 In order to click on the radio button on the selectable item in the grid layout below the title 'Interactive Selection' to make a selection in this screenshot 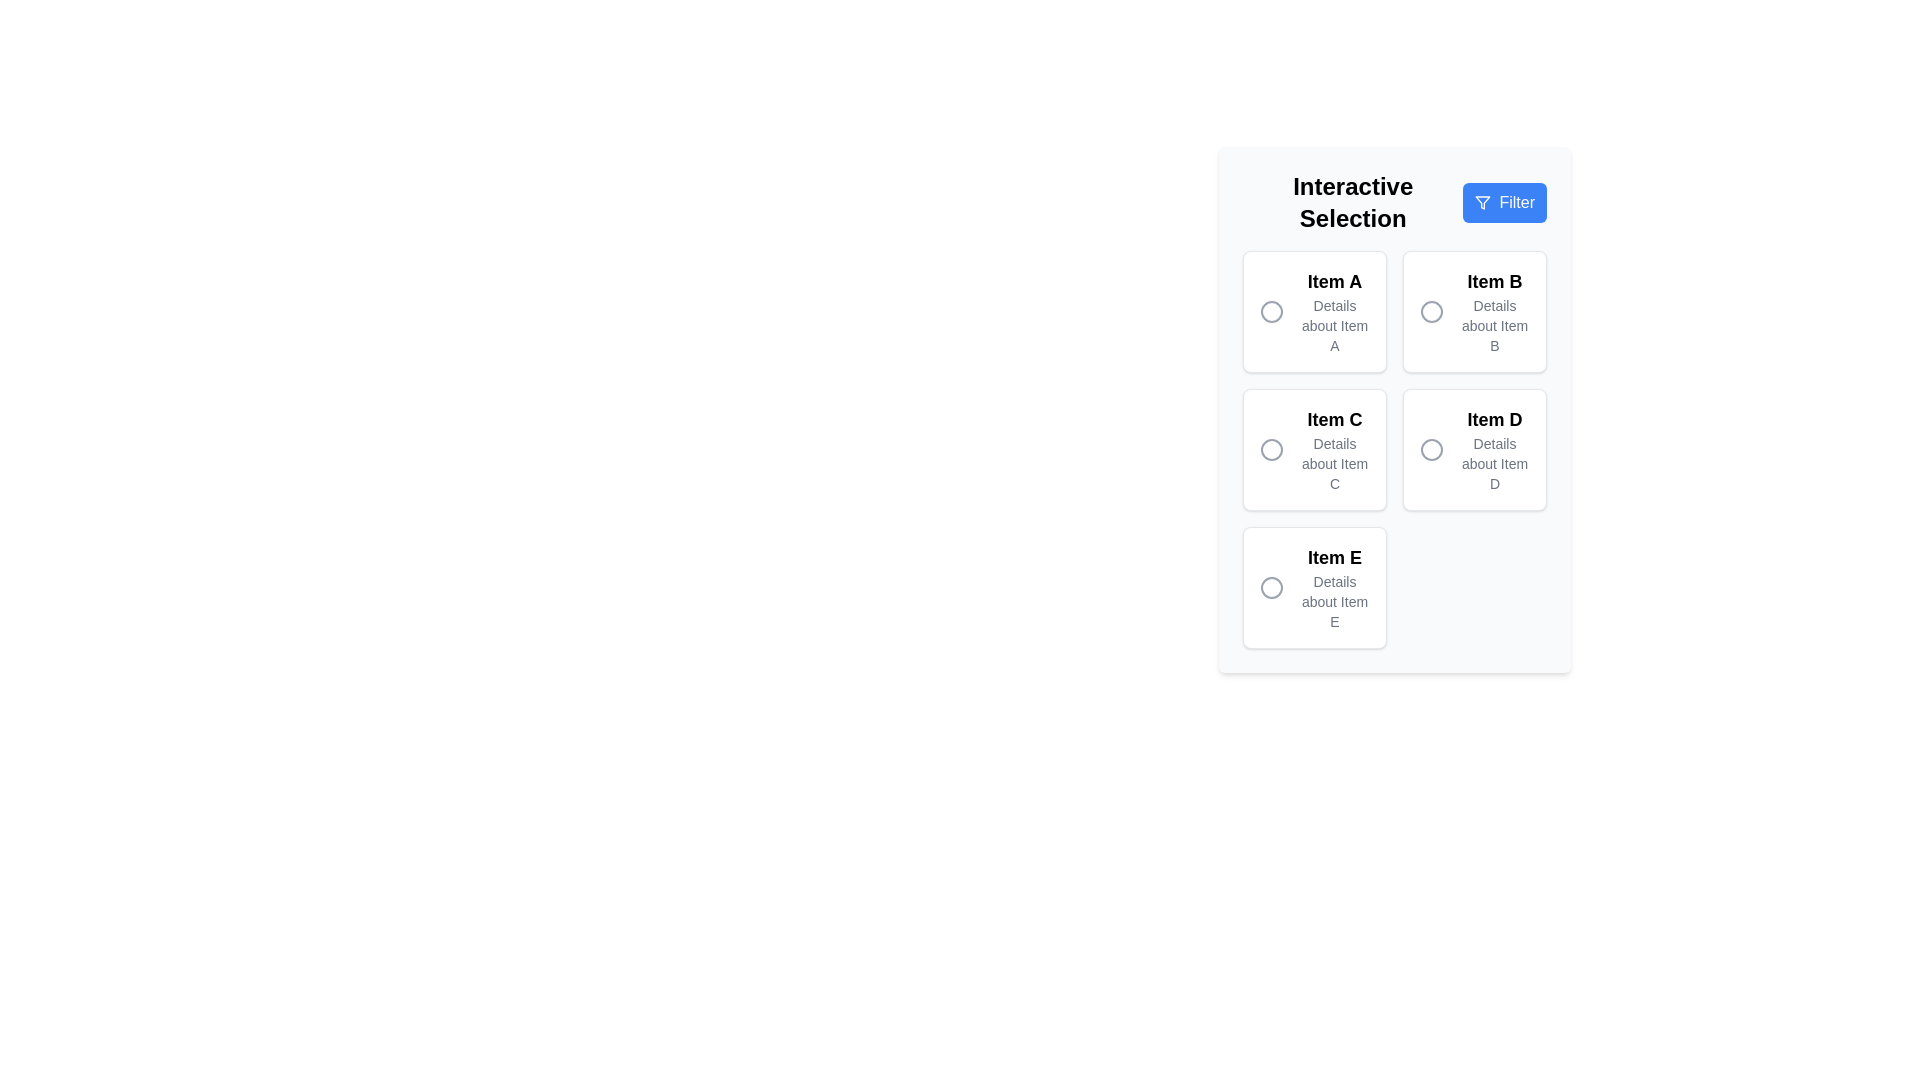, I will do `click(1394, 450)`.